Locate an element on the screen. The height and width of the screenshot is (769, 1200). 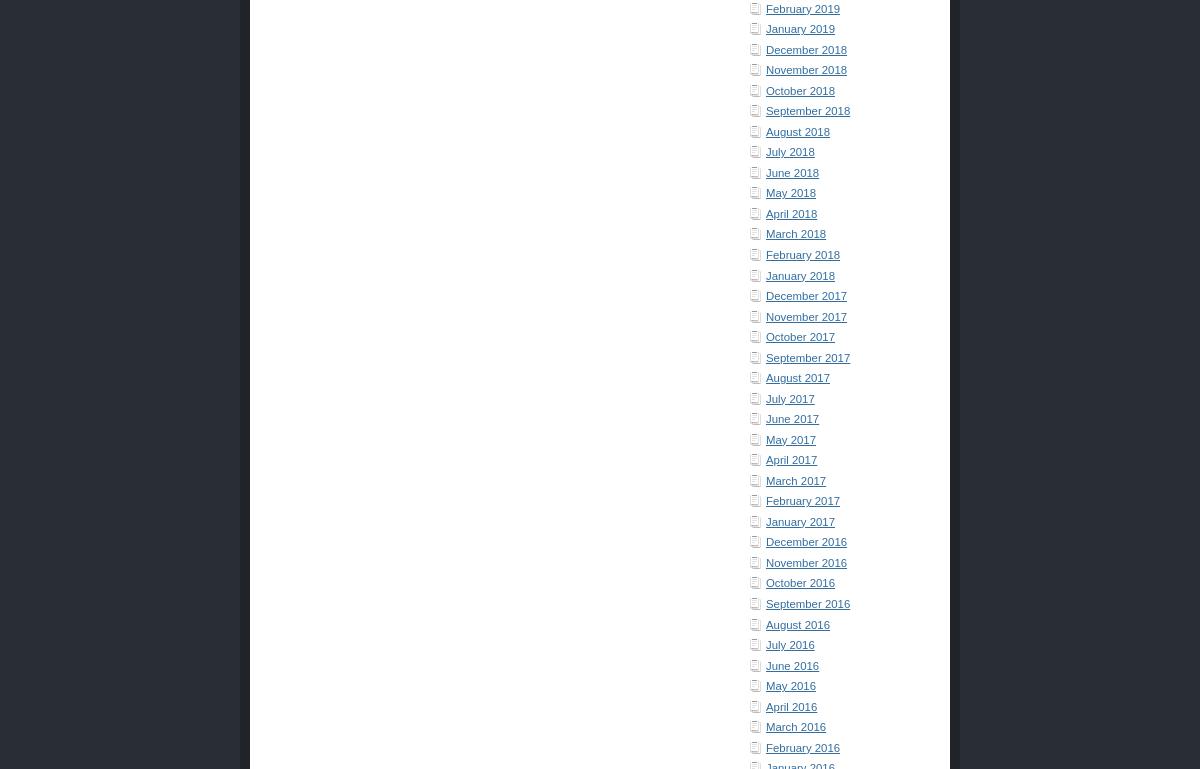
'September 2018' is located at coordinates (806, 110).